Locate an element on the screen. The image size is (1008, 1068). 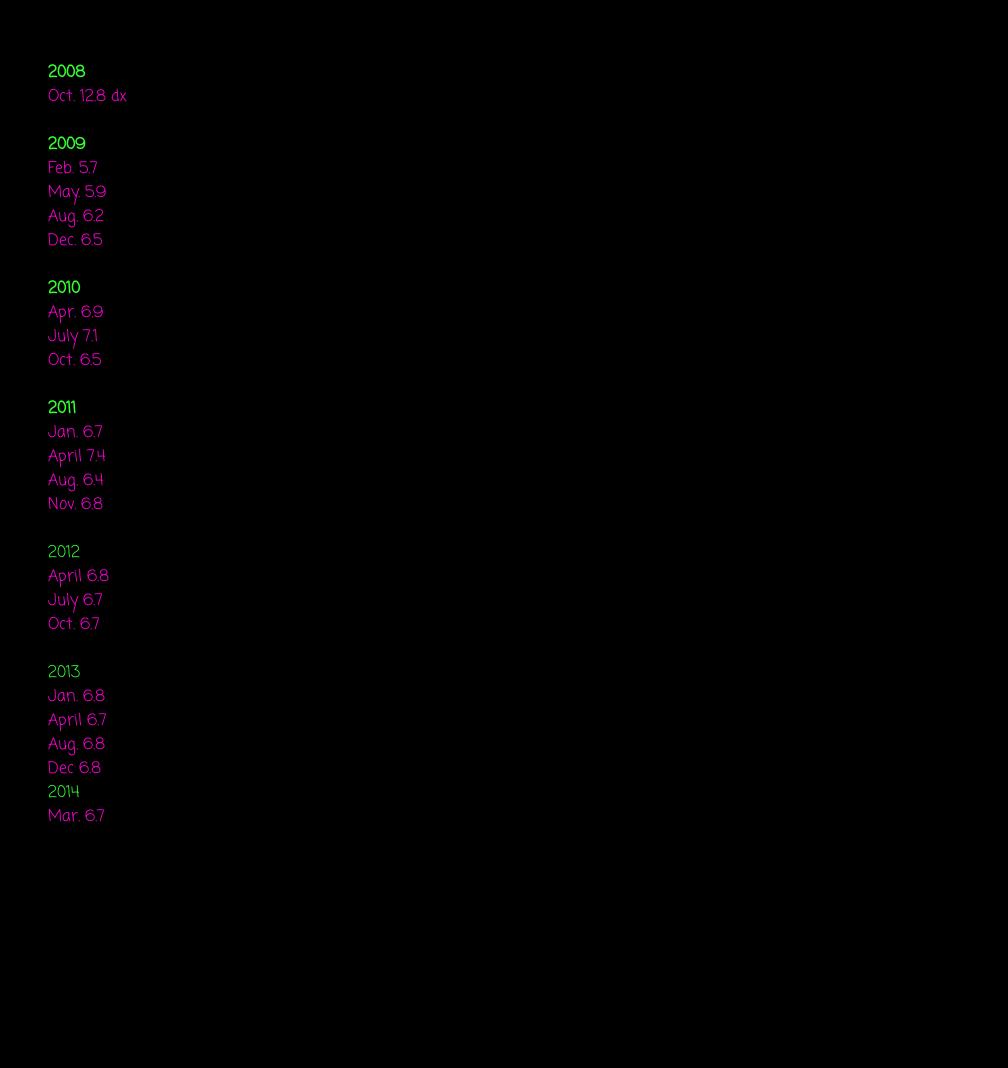
'2010' is located at coordinates (64, 288).